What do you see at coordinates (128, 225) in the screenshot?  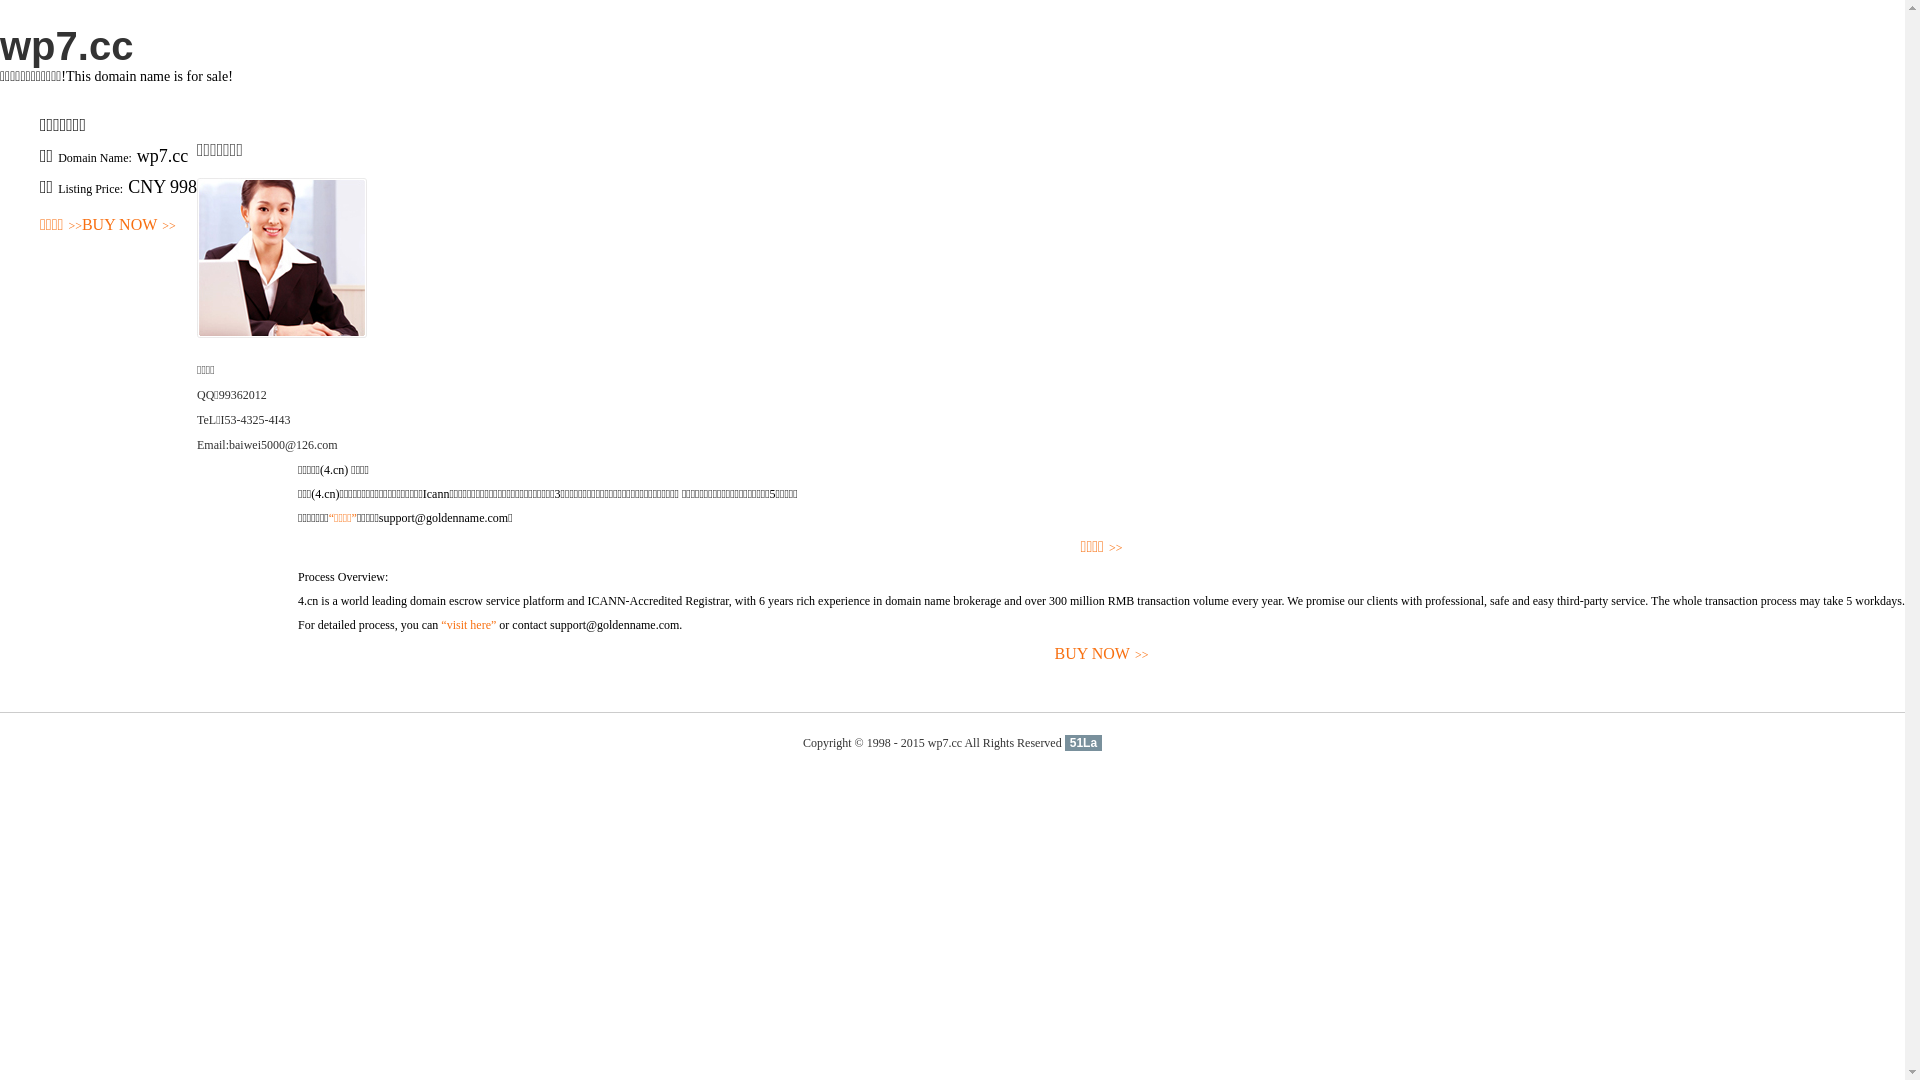 I see `'BUY NOW>>'` at bounding box center [128, 225].